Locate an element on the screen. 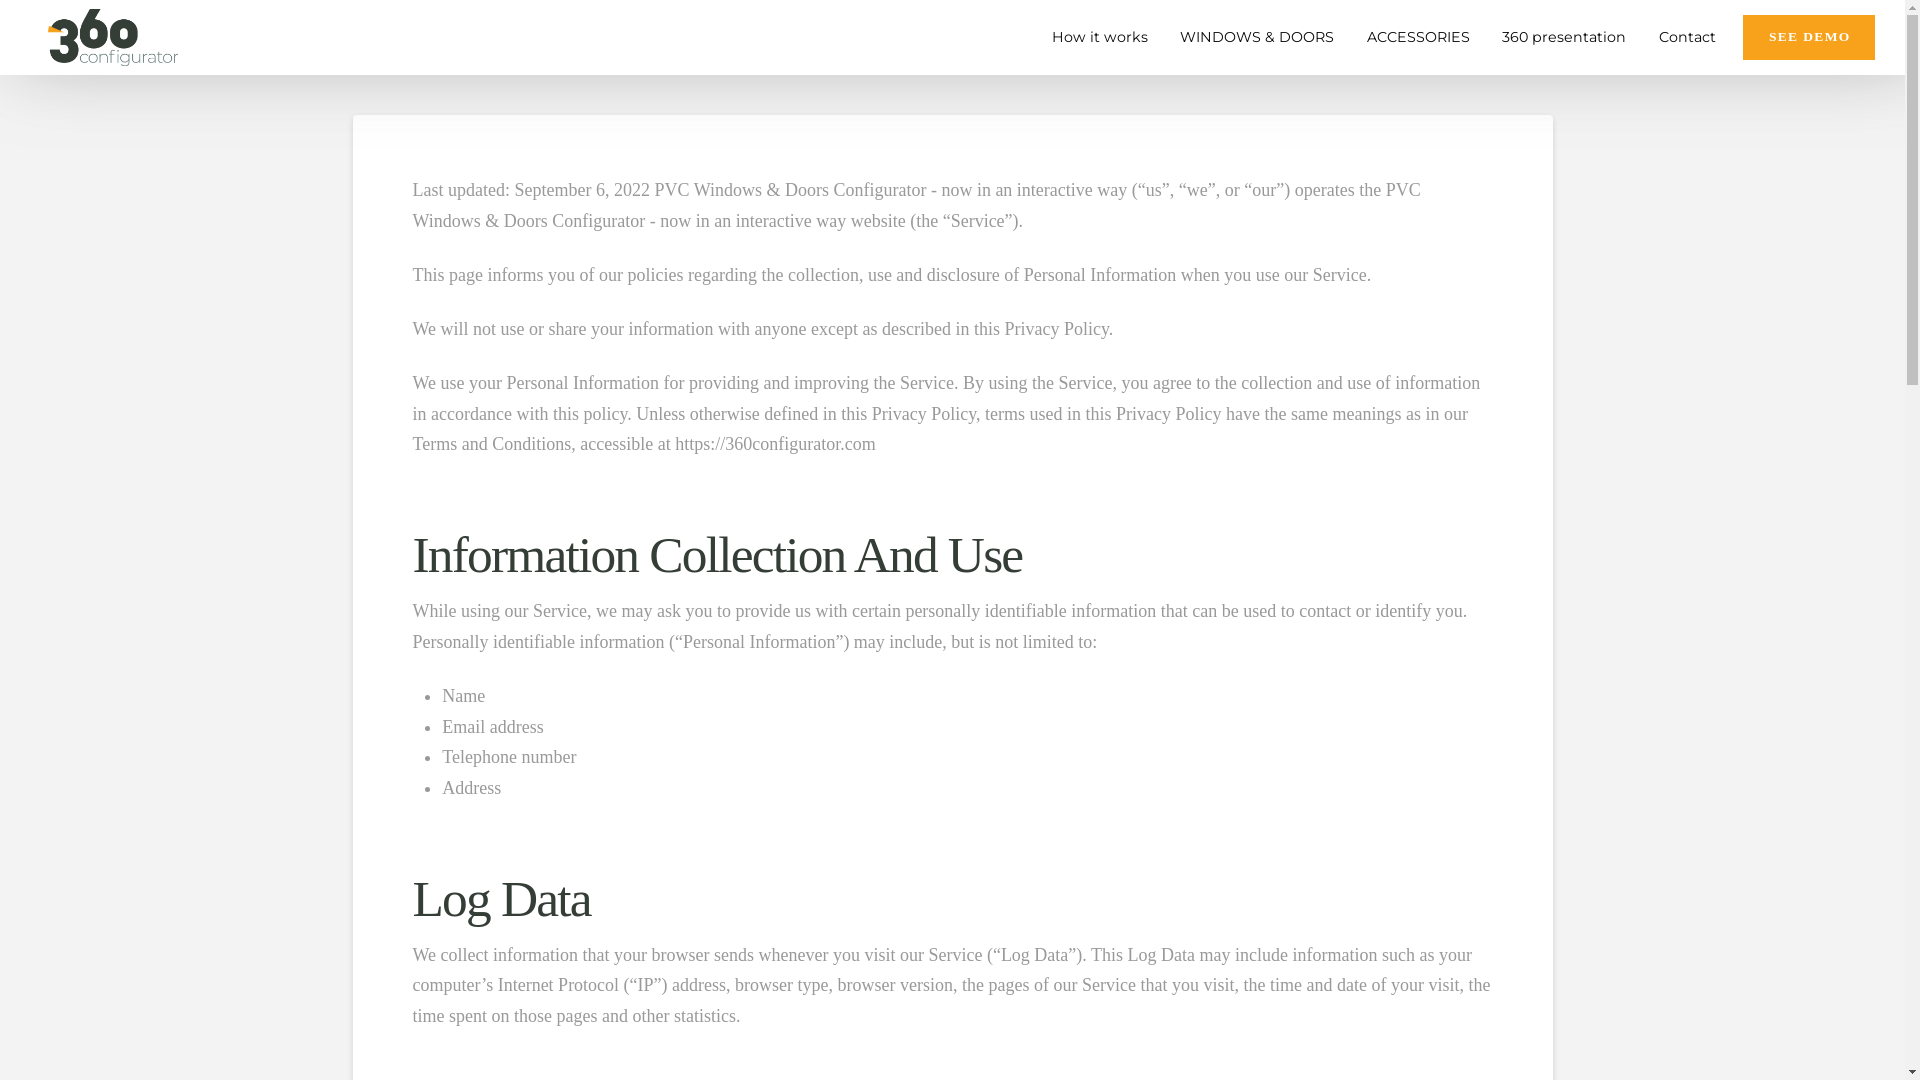  '360 presentation' is located at coordinates (1559, 37).